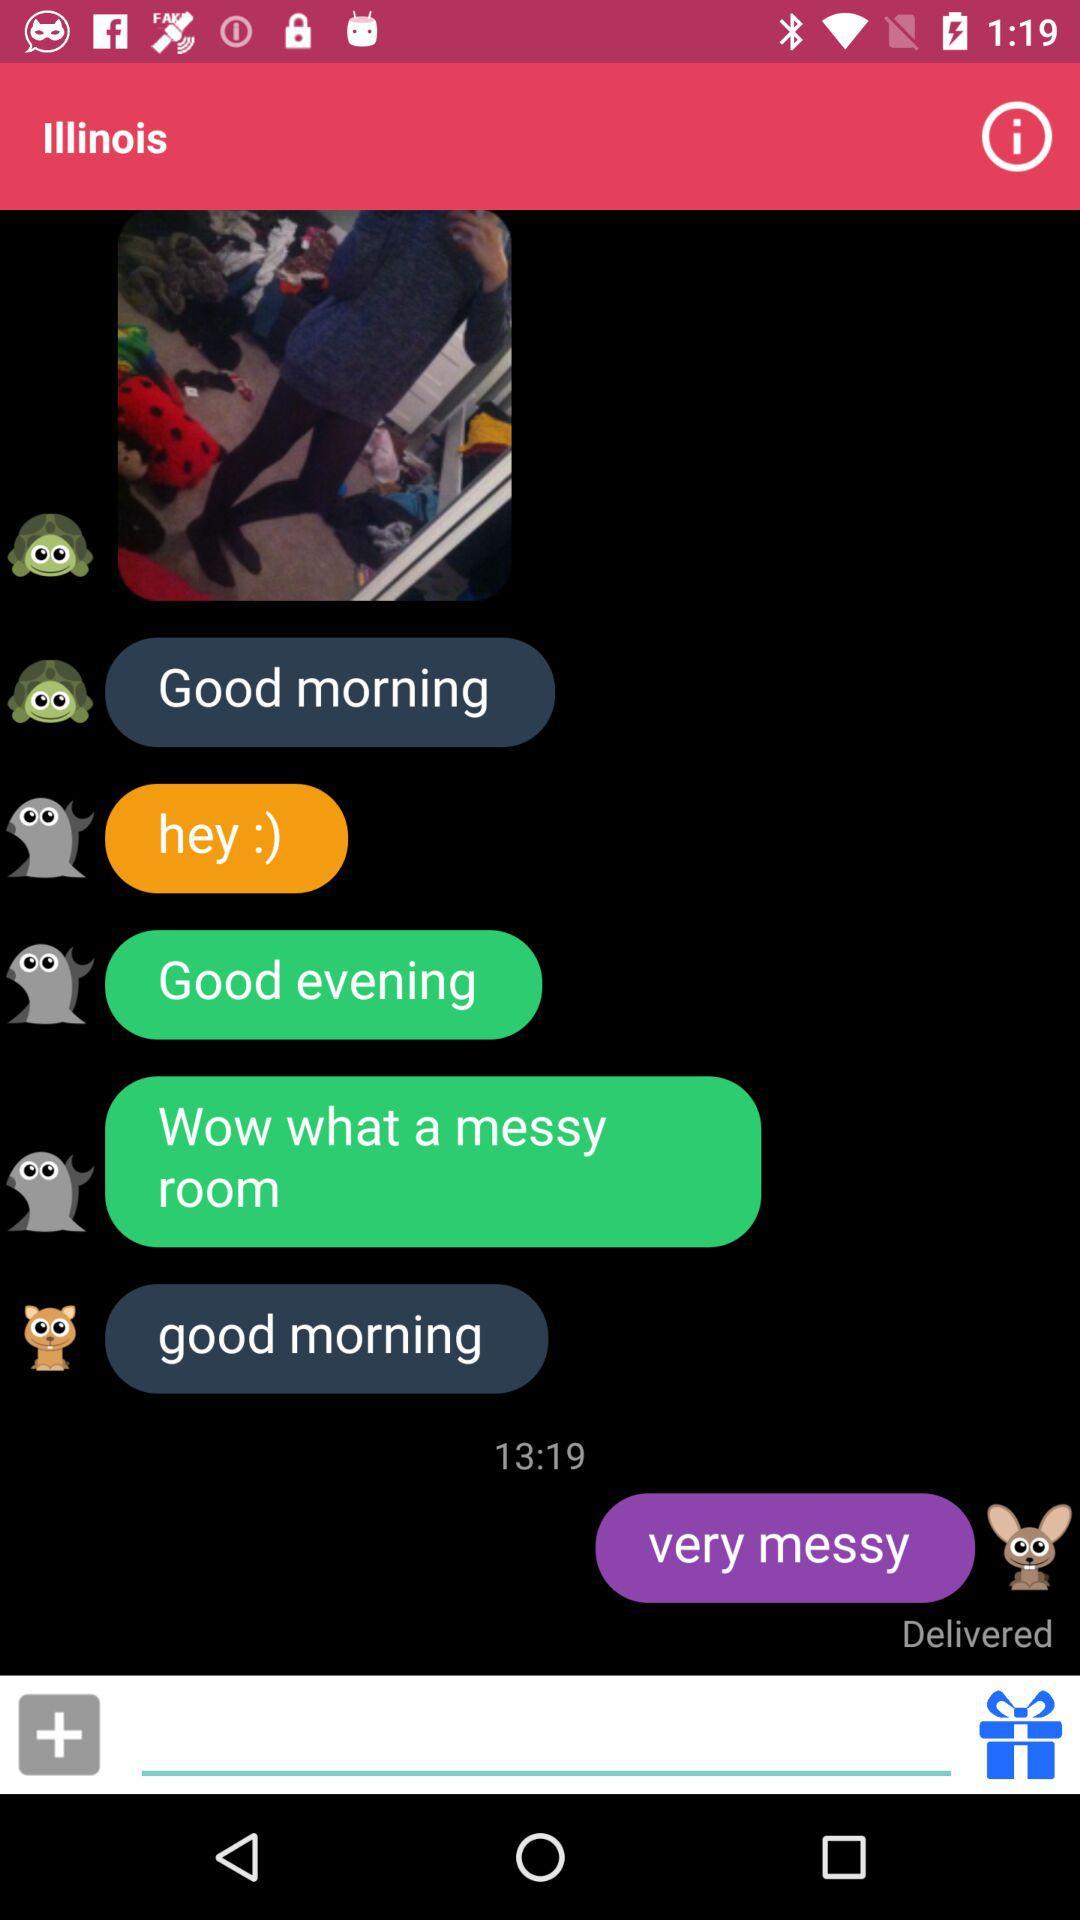 This screenshot has width=1080, height=1920. What do you see at coordinates (784, 1547) in the screenshot?
I see `item above delivered item` at bounding box center [784, 1547].